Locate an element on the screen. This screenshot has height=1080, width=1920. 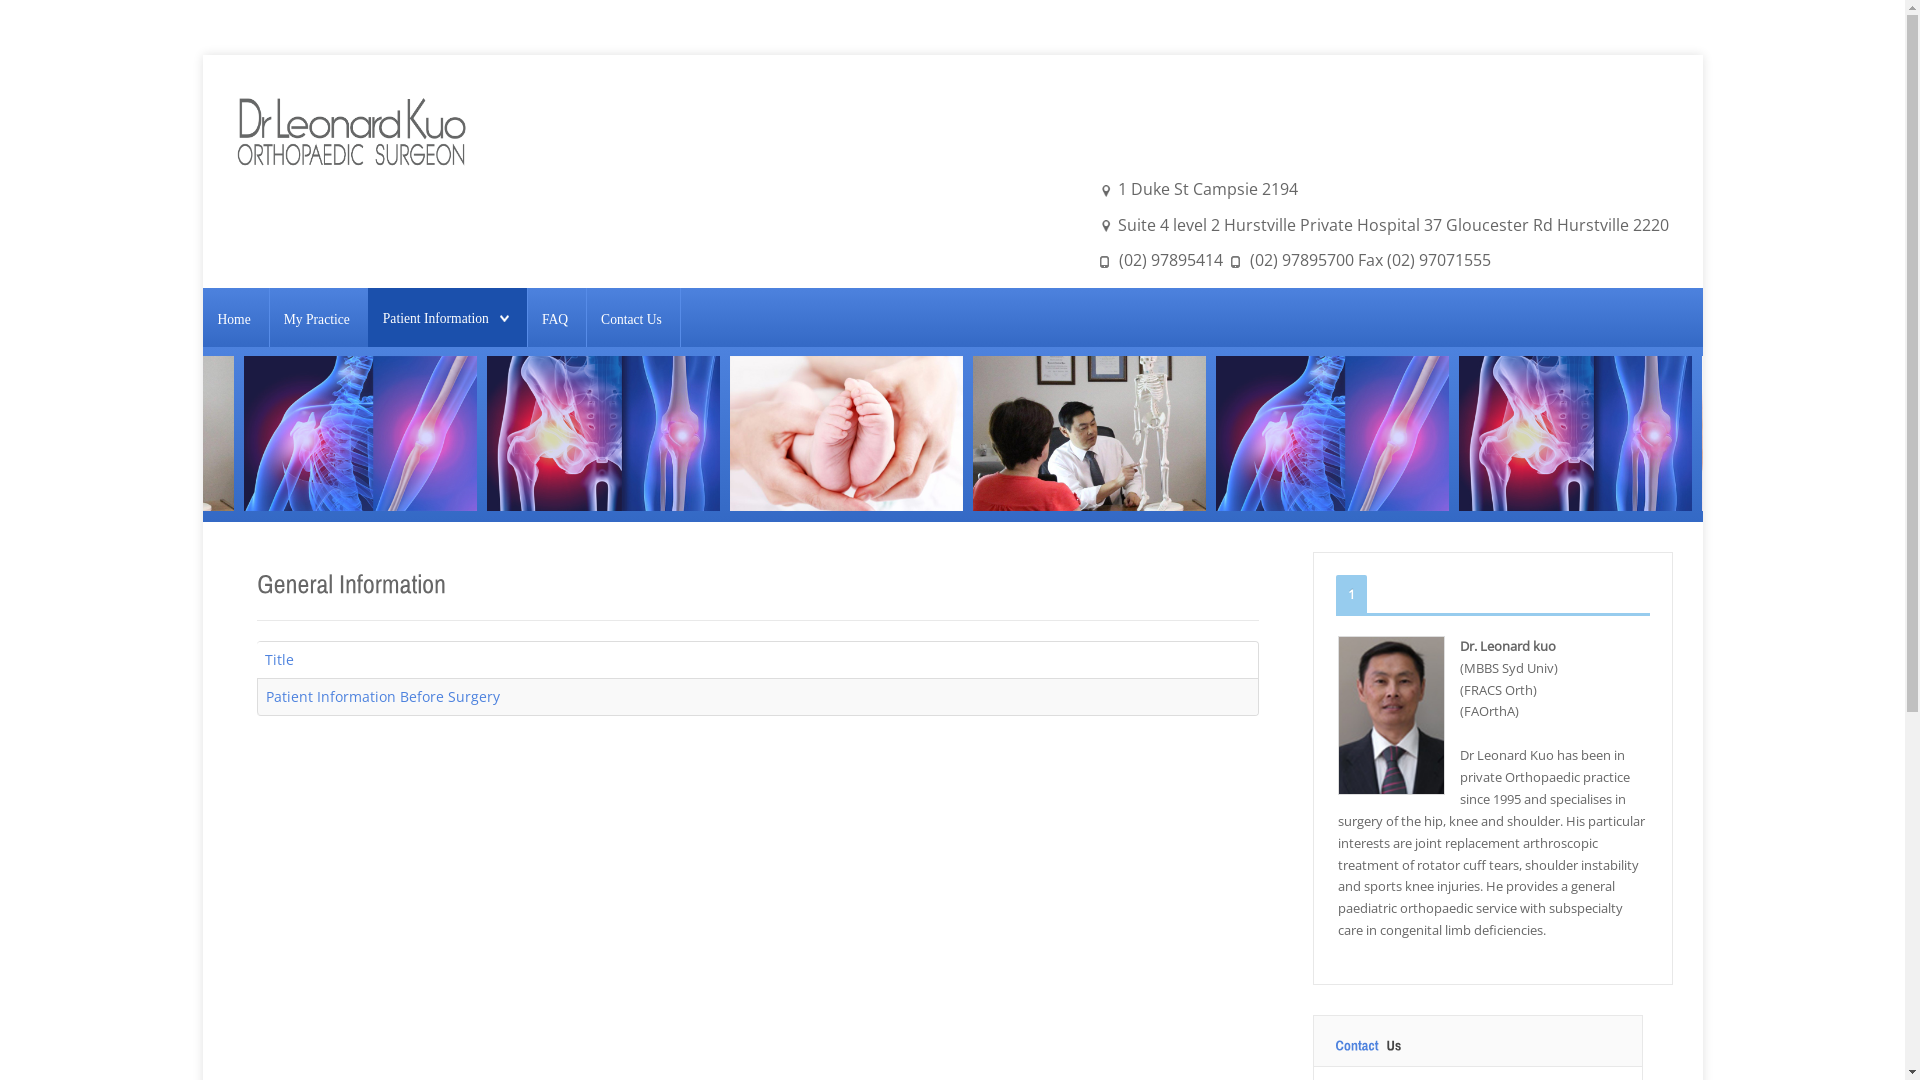
'Home' is located at coordinates (234, 318).